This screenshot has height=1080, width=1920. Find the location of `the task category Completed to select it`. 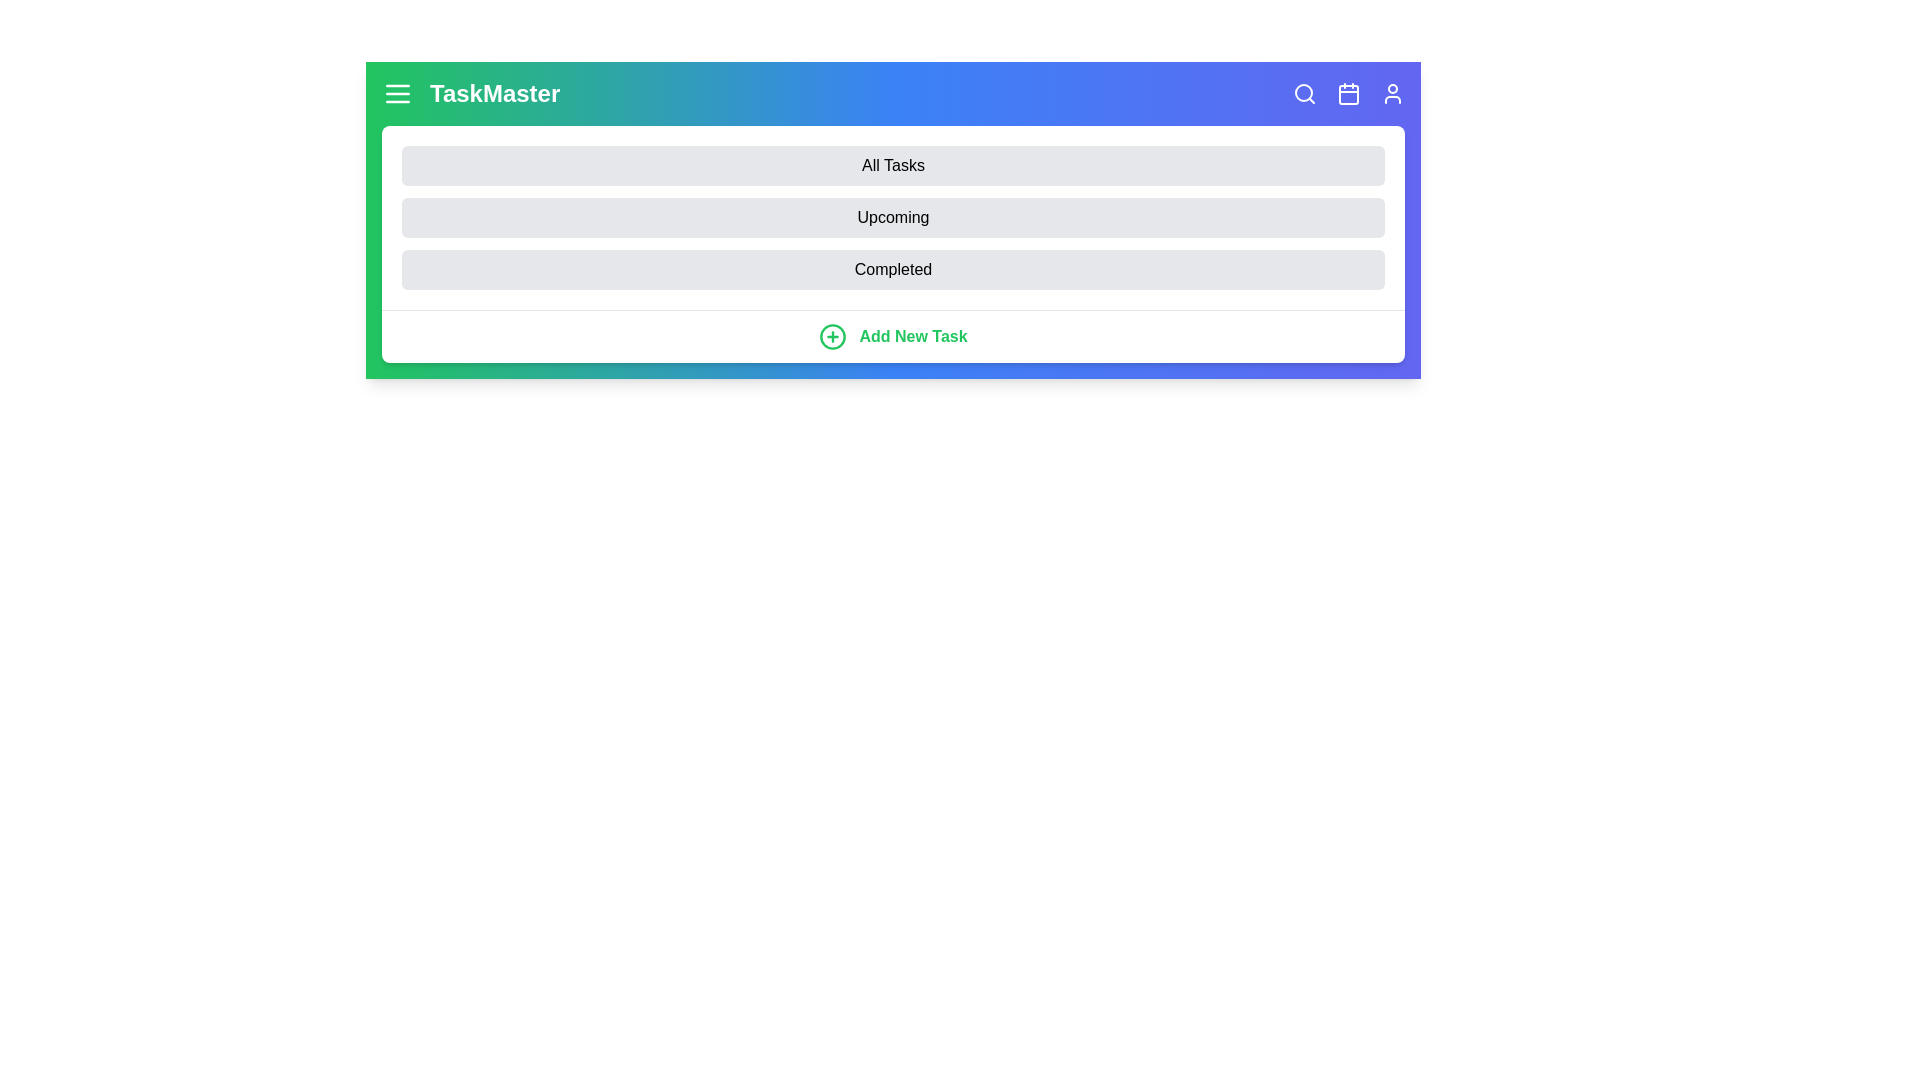

the task category Completed to select it is located at coordinates (892, 270).